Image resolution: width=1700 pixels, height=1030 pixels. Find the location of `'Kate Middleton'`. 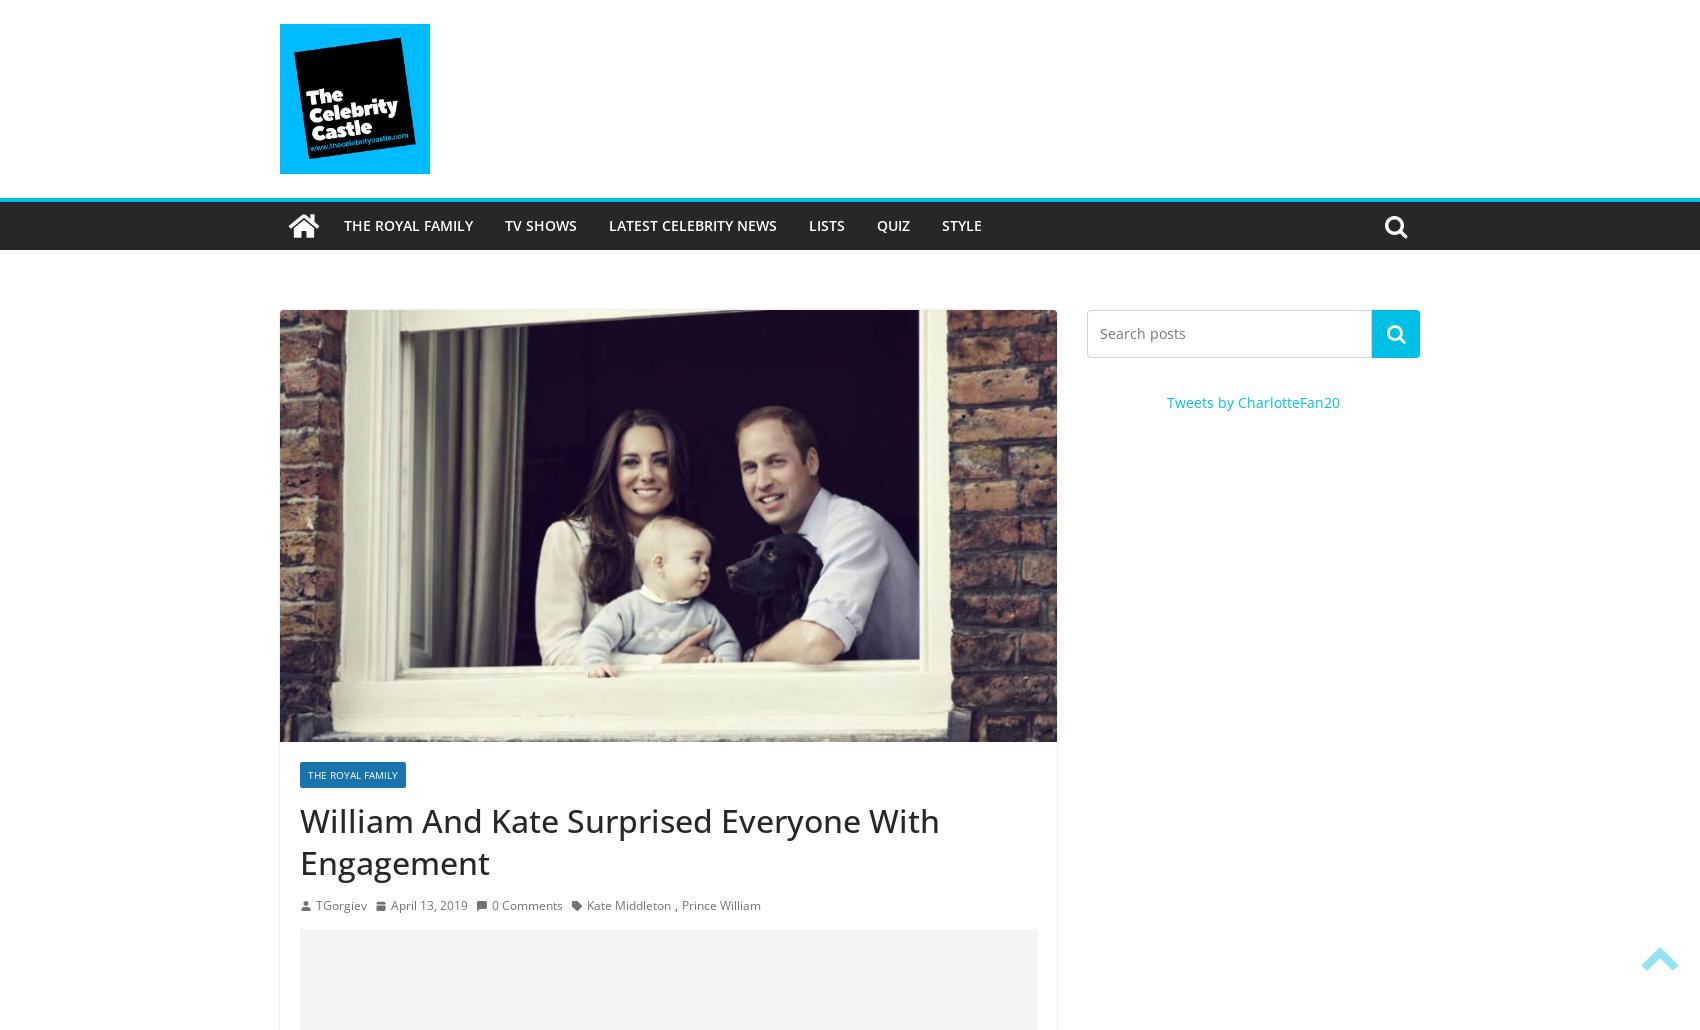

'Kate Middleton' is located at coordinates (586, 905).